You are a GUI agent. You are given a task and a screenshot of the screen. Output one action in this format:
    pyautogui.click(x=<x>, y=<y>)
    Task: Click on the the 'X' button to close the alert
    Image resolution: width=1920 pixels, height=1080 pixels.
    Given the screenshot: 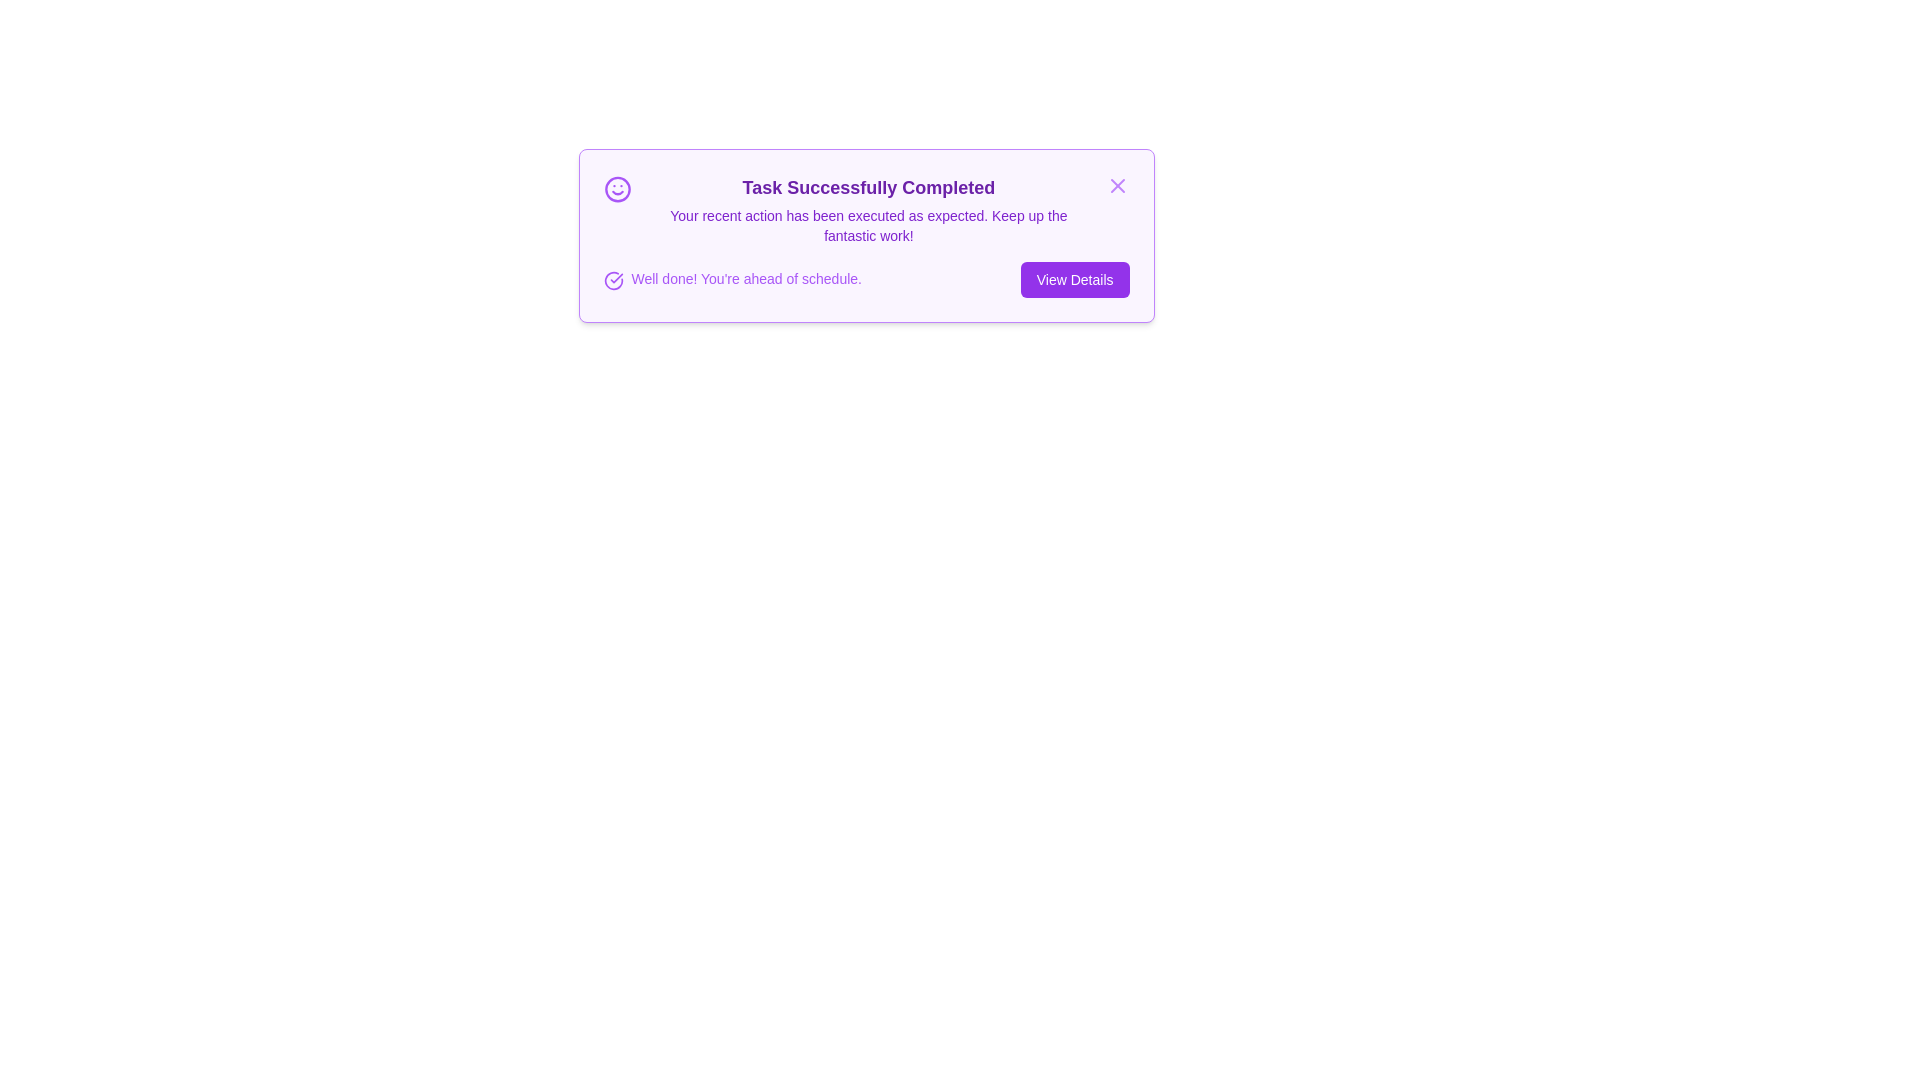 What is the action you would take?
    pyautogui.click(x=1116, y=185)
    